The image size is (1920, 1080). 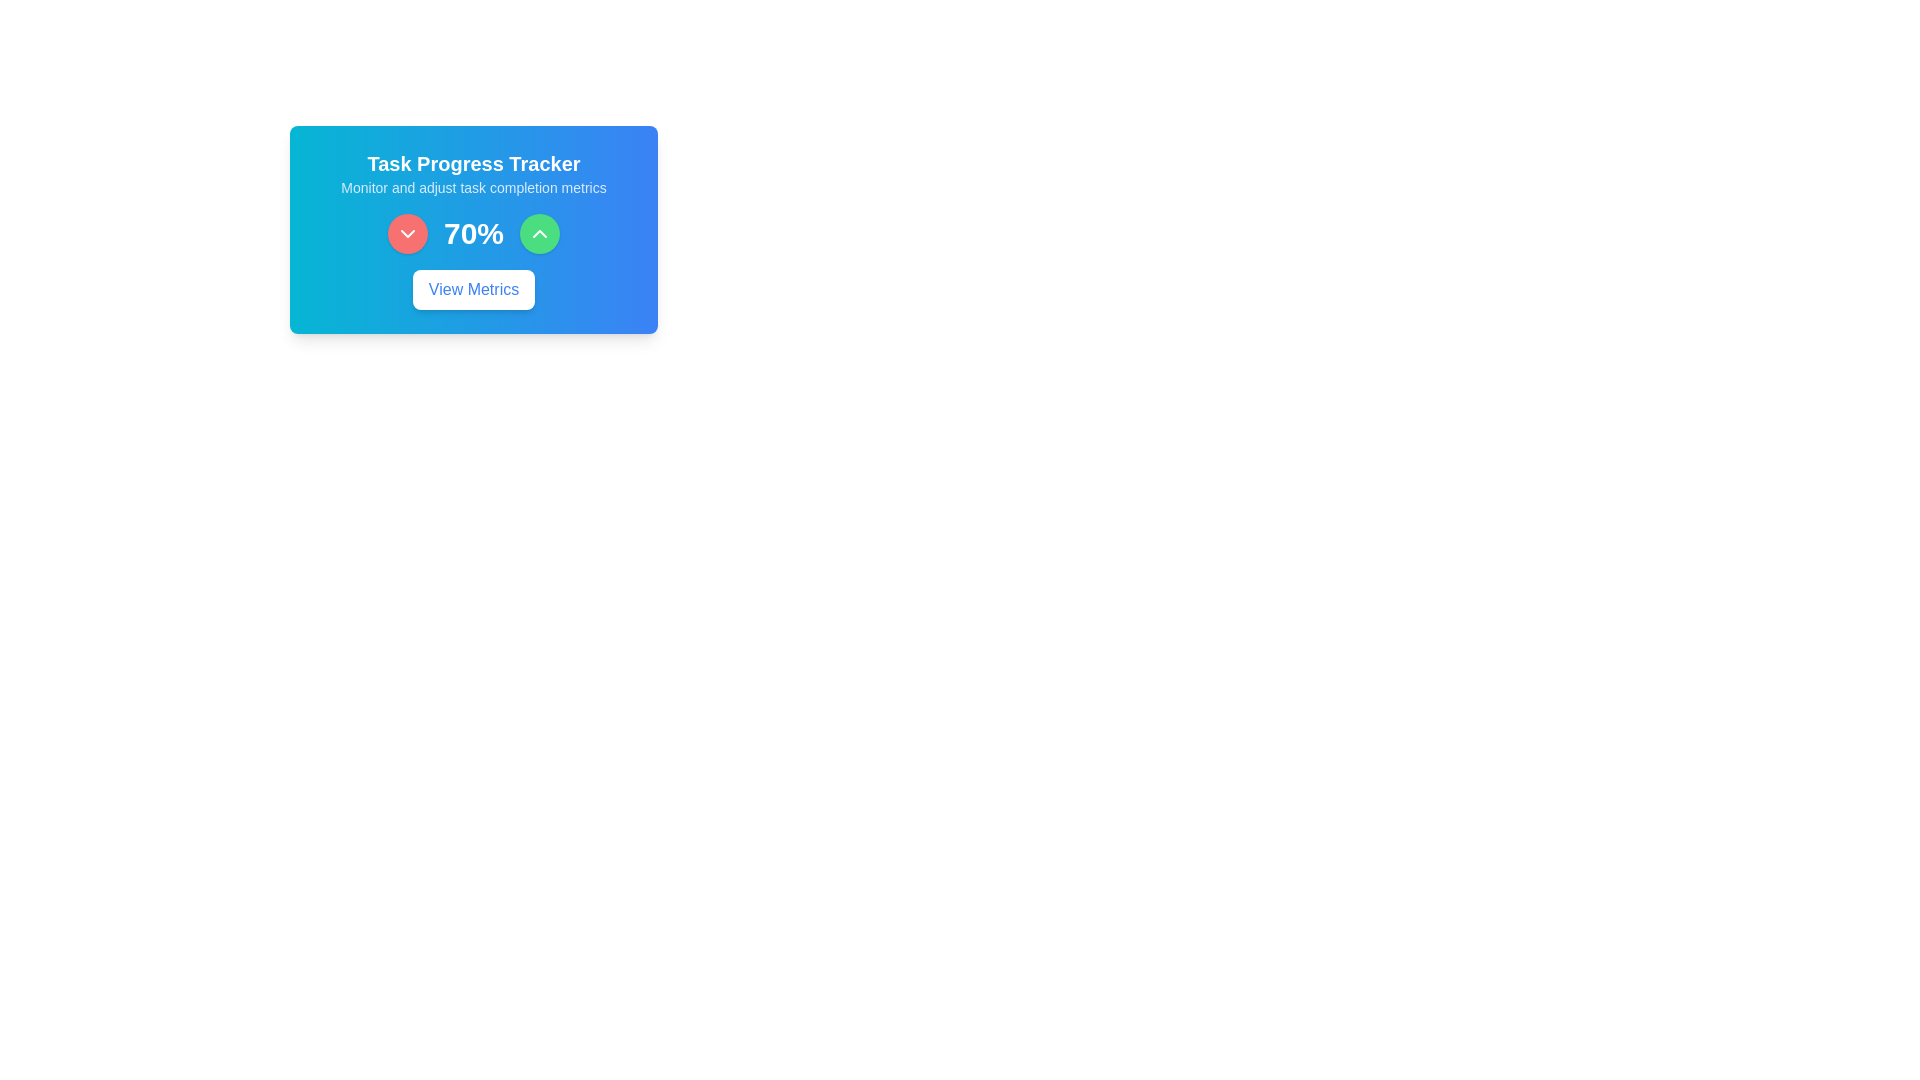 I want to click on the rectangular button labeled 'View Metrics' with a white background and blue text, so click(x=473, y=289).